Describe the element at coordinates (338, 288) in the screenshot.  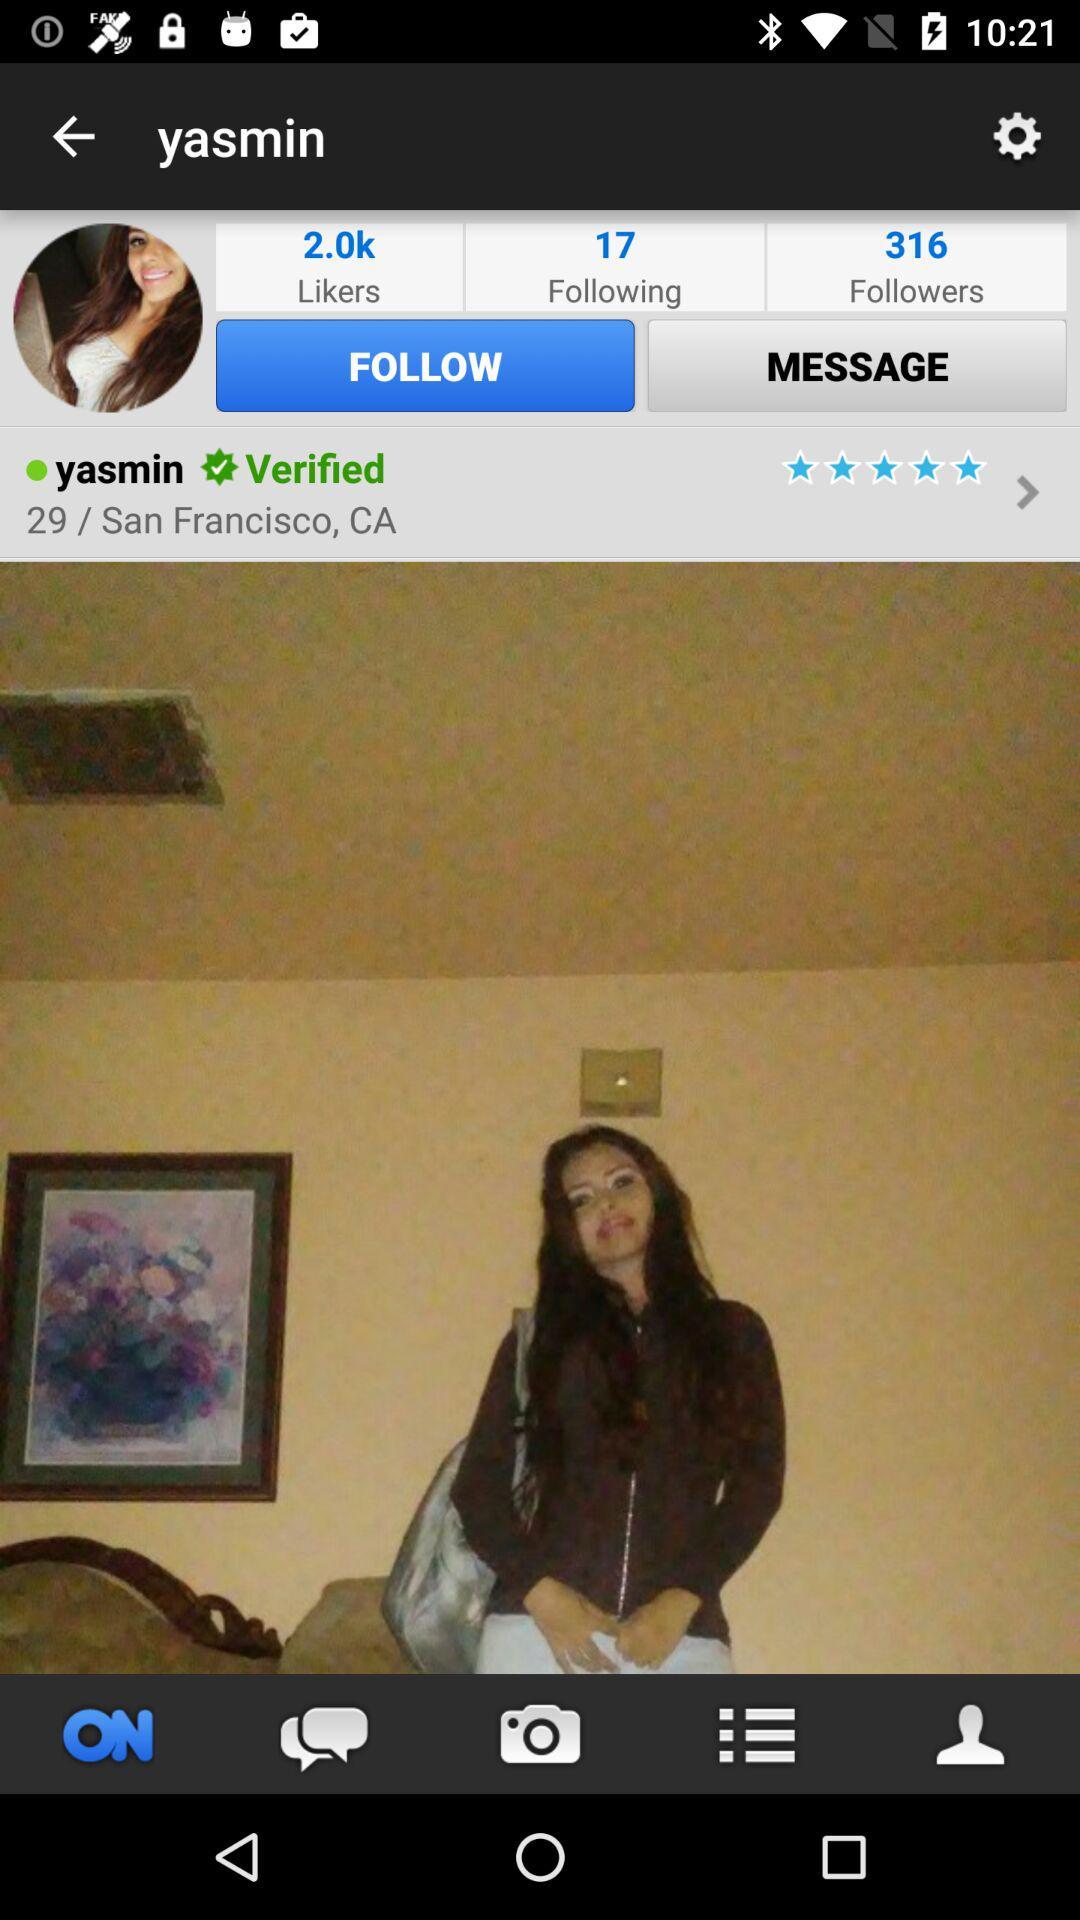
I see `likers` at that location.